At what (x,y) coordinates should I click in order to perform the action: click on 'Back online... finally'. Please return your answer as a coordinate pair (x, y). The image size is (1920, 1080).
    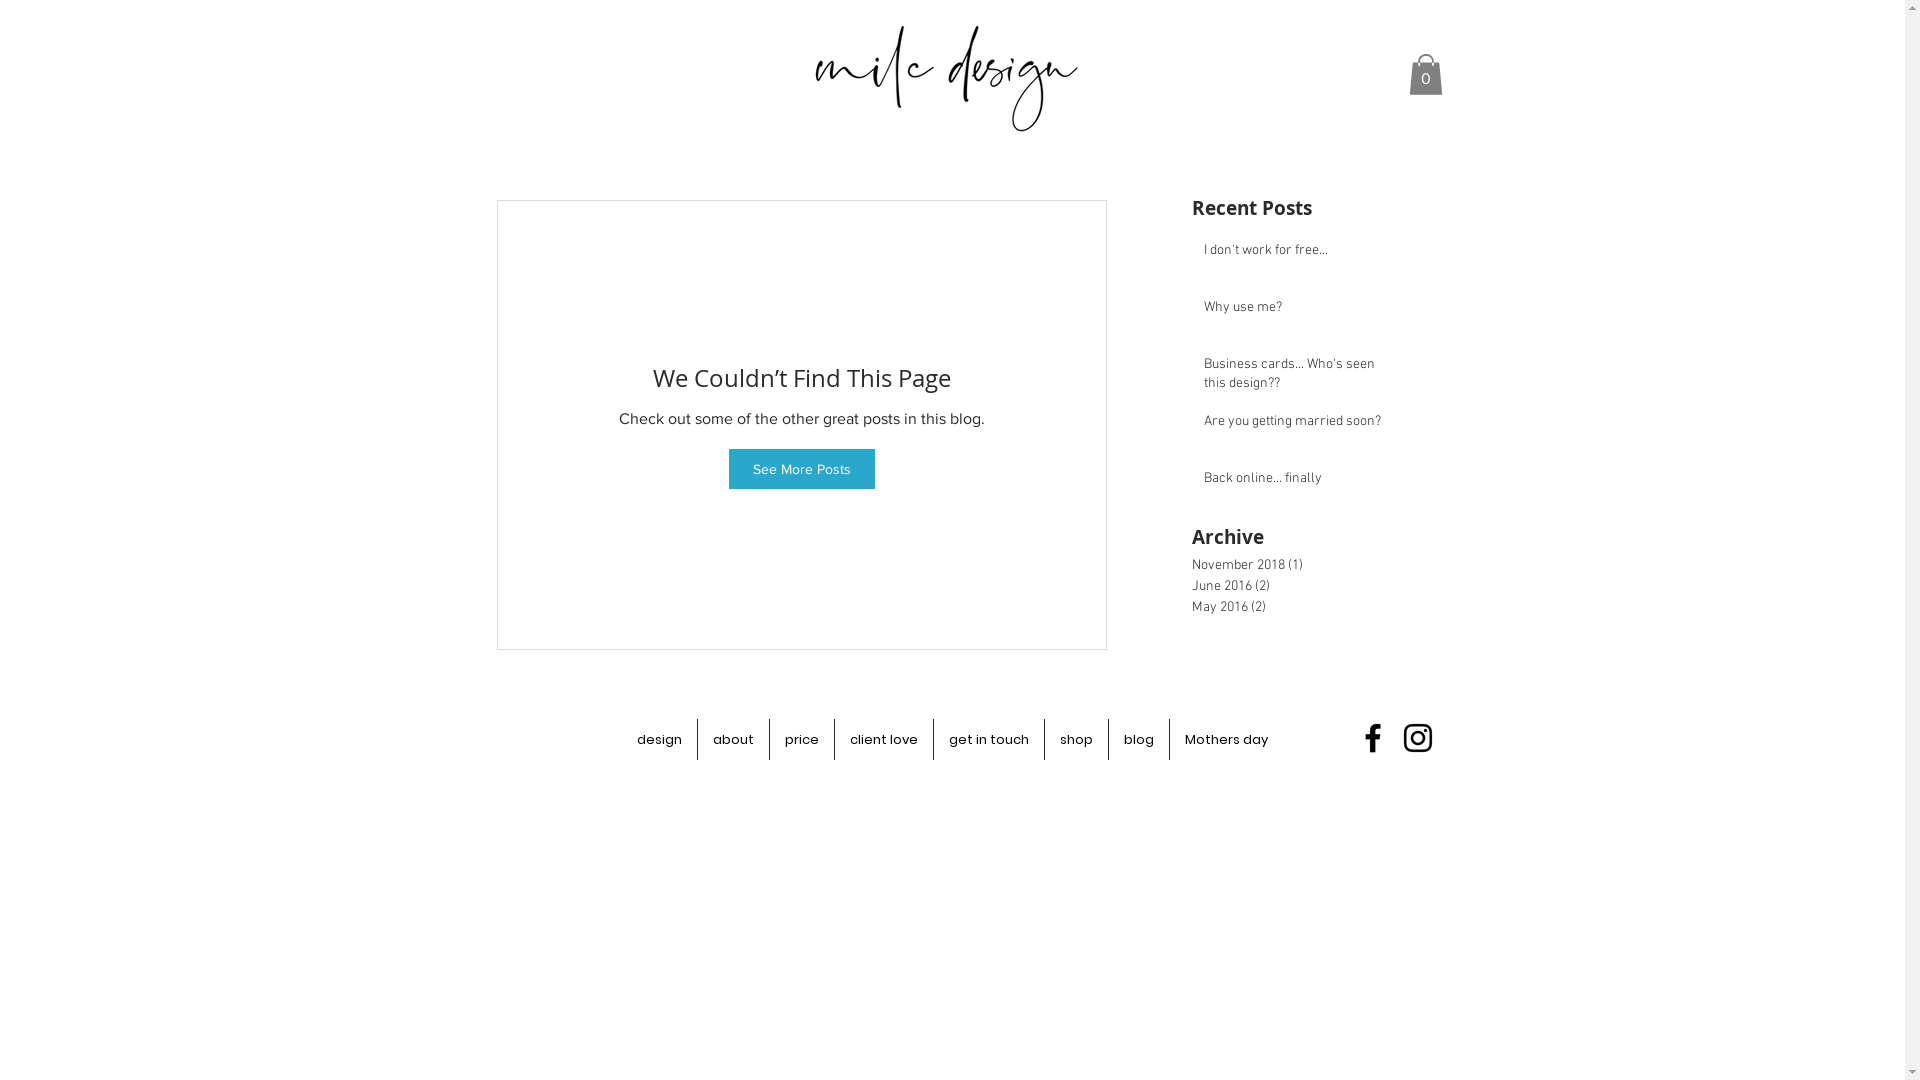
    Looking at the image, I should click on (1203, 482).